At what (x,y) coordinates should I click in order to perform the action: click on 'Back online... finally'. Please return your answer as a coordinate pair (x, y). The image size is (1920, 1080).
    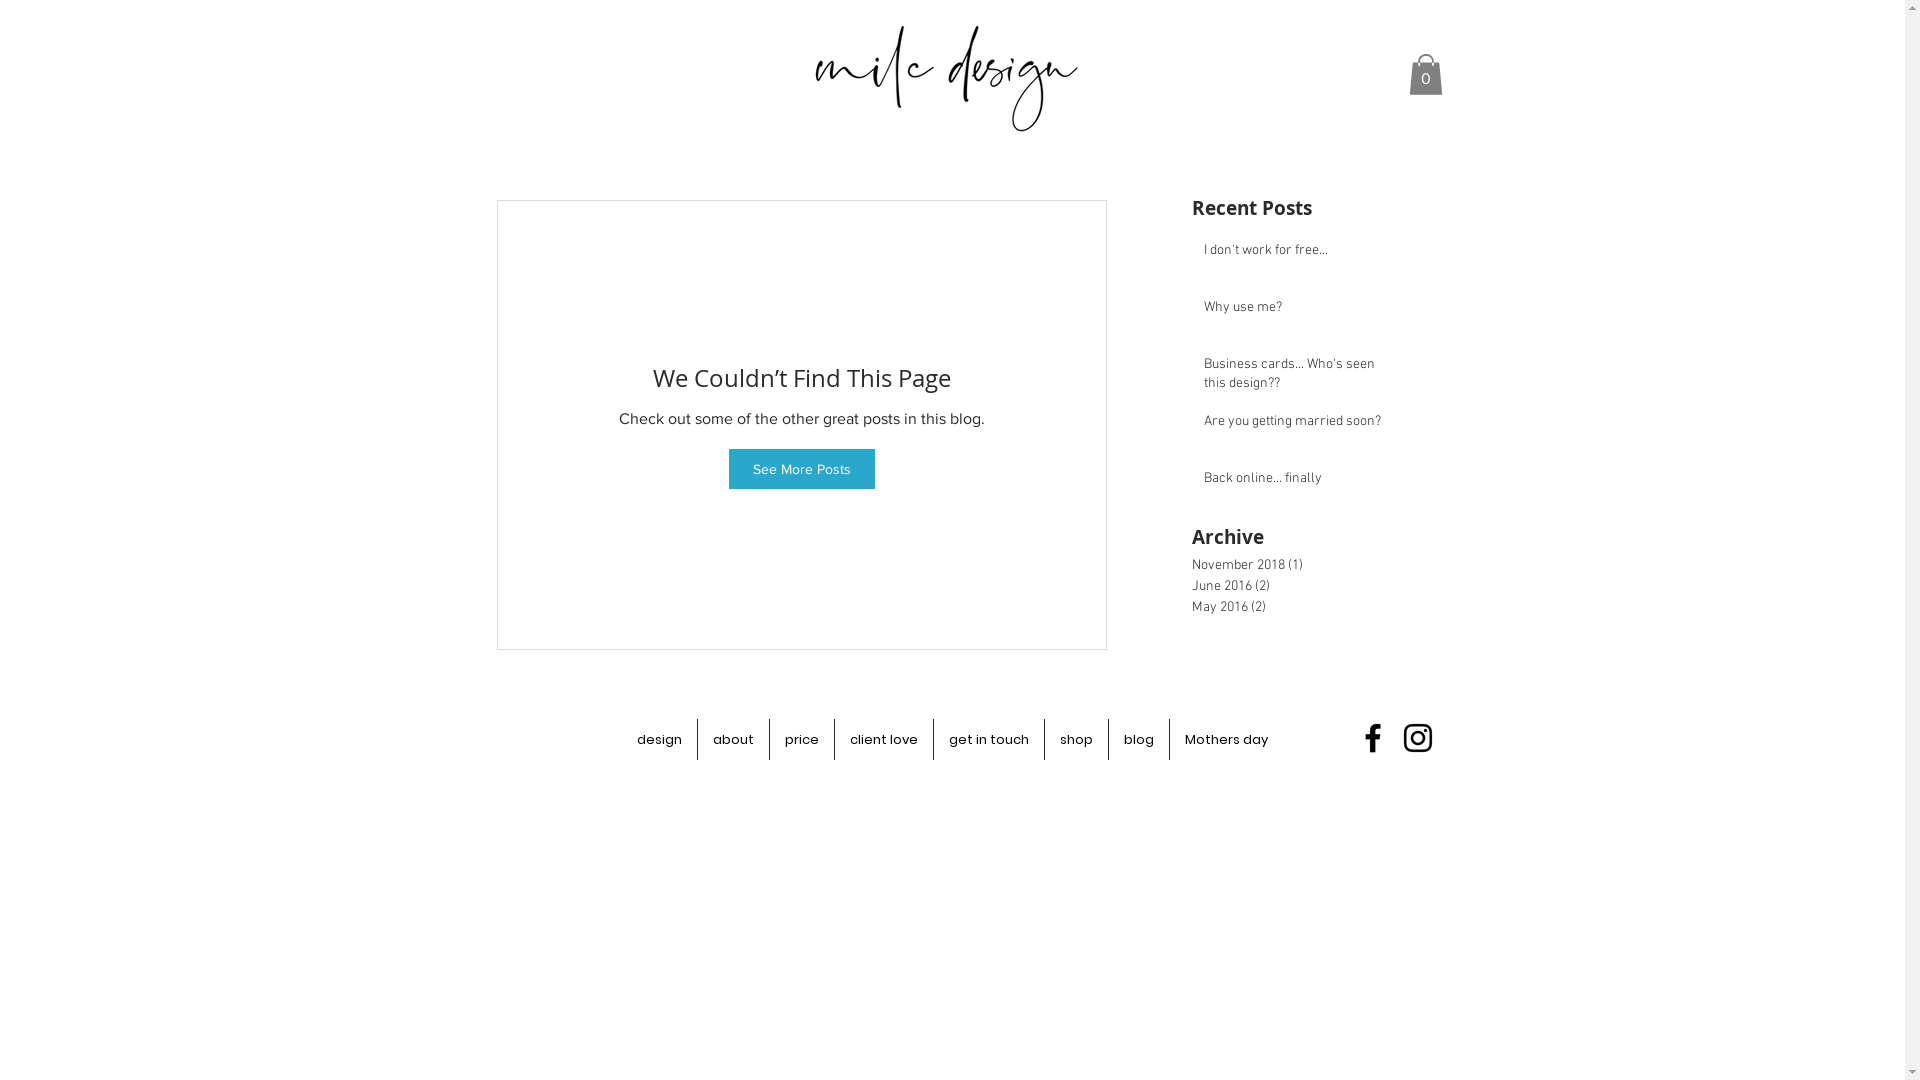
    Looking at the image, I should click on (1203, 482).